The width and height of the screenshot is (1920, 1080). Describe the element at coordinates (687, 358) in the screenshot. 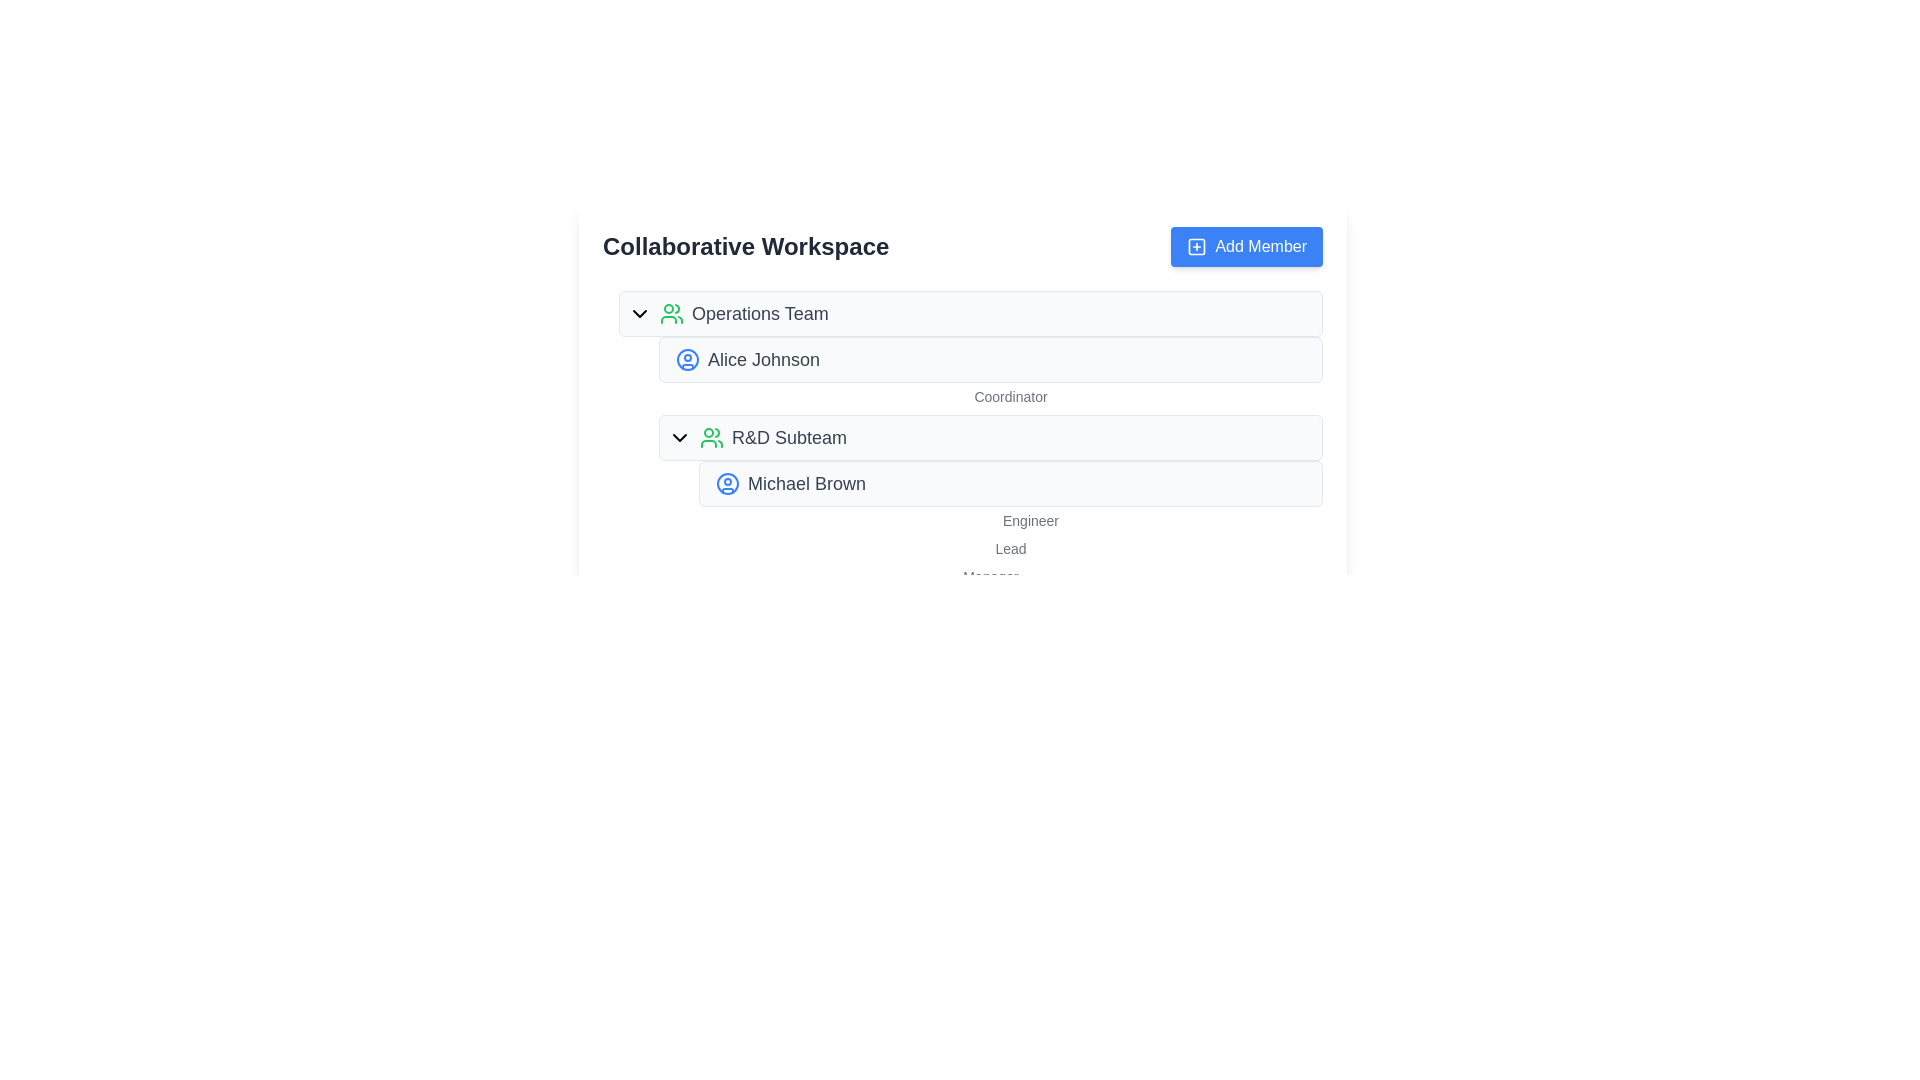

I see `the user represented` at that location.